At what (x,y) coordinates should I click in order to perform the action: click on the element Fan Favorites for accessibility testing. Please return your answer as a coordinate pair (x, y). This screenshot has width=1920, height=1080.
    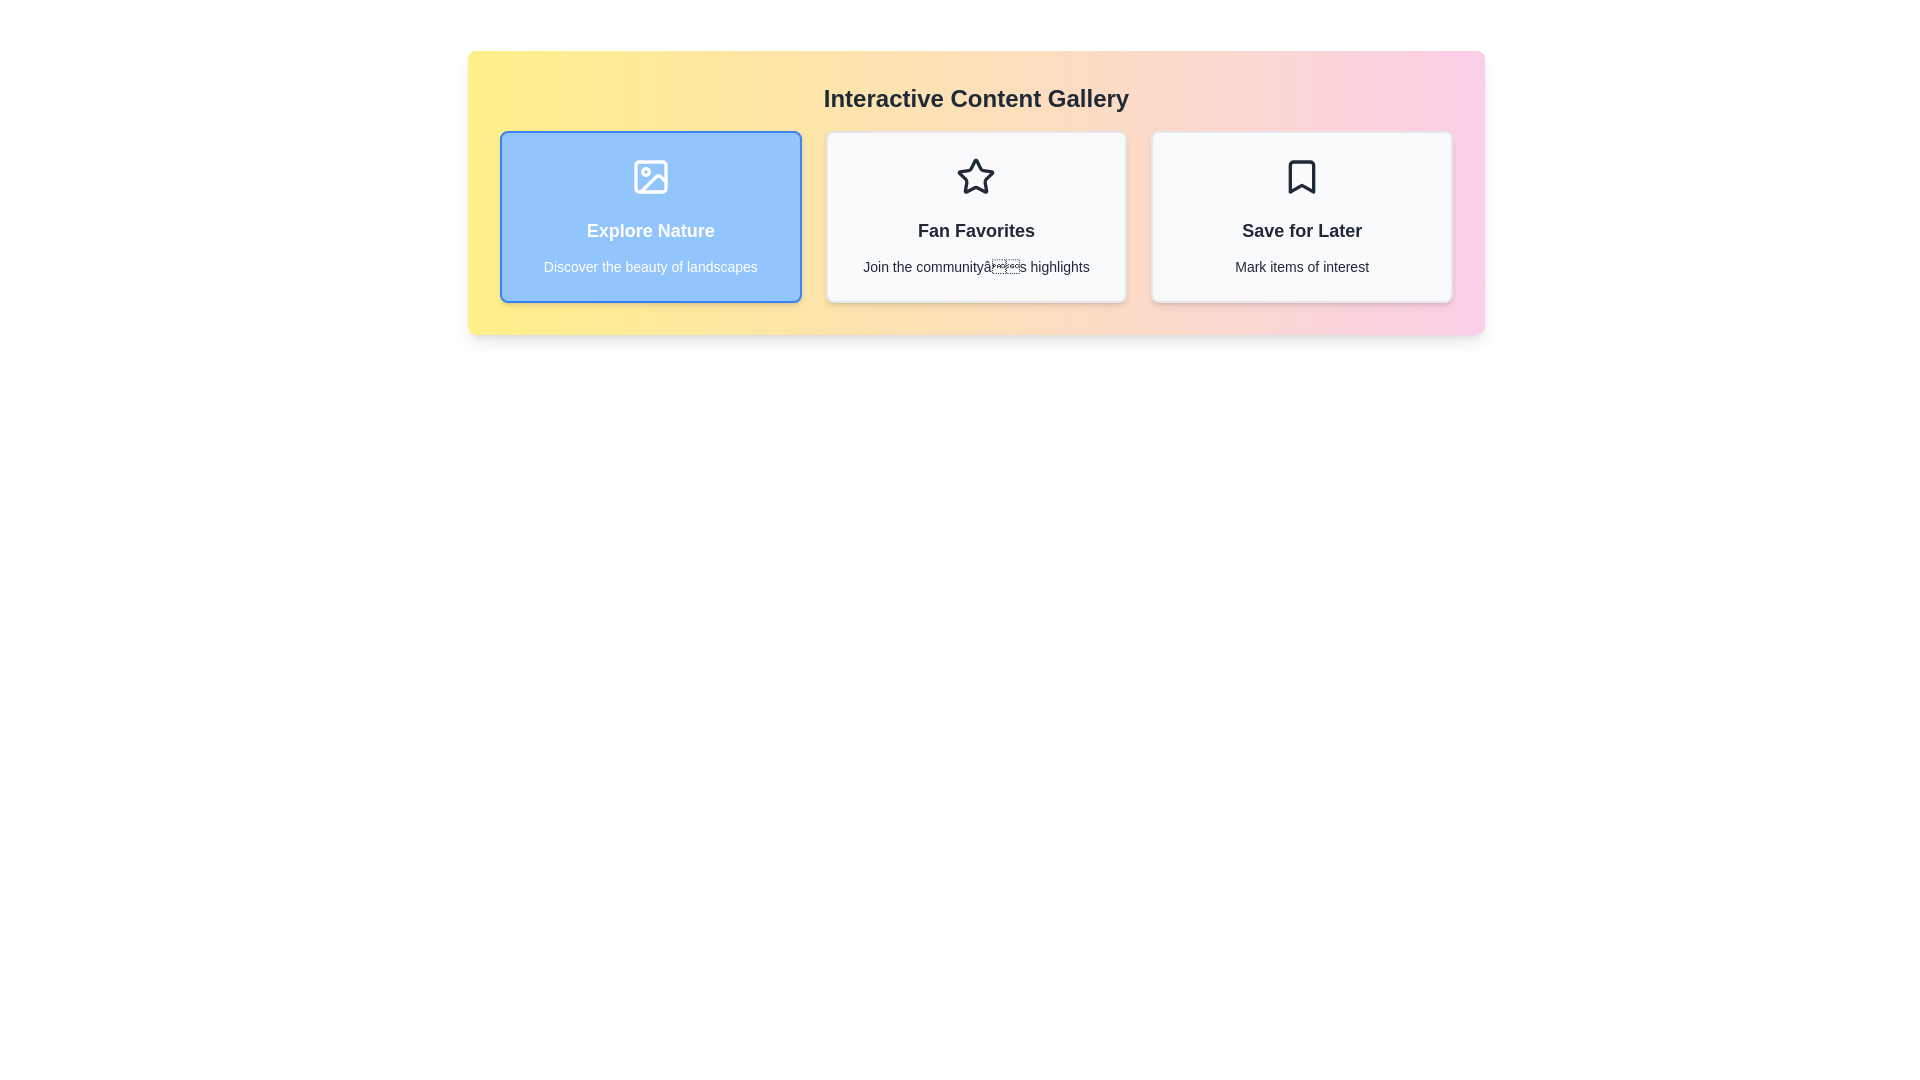
    Looking at the image, I should click on (976, 216).